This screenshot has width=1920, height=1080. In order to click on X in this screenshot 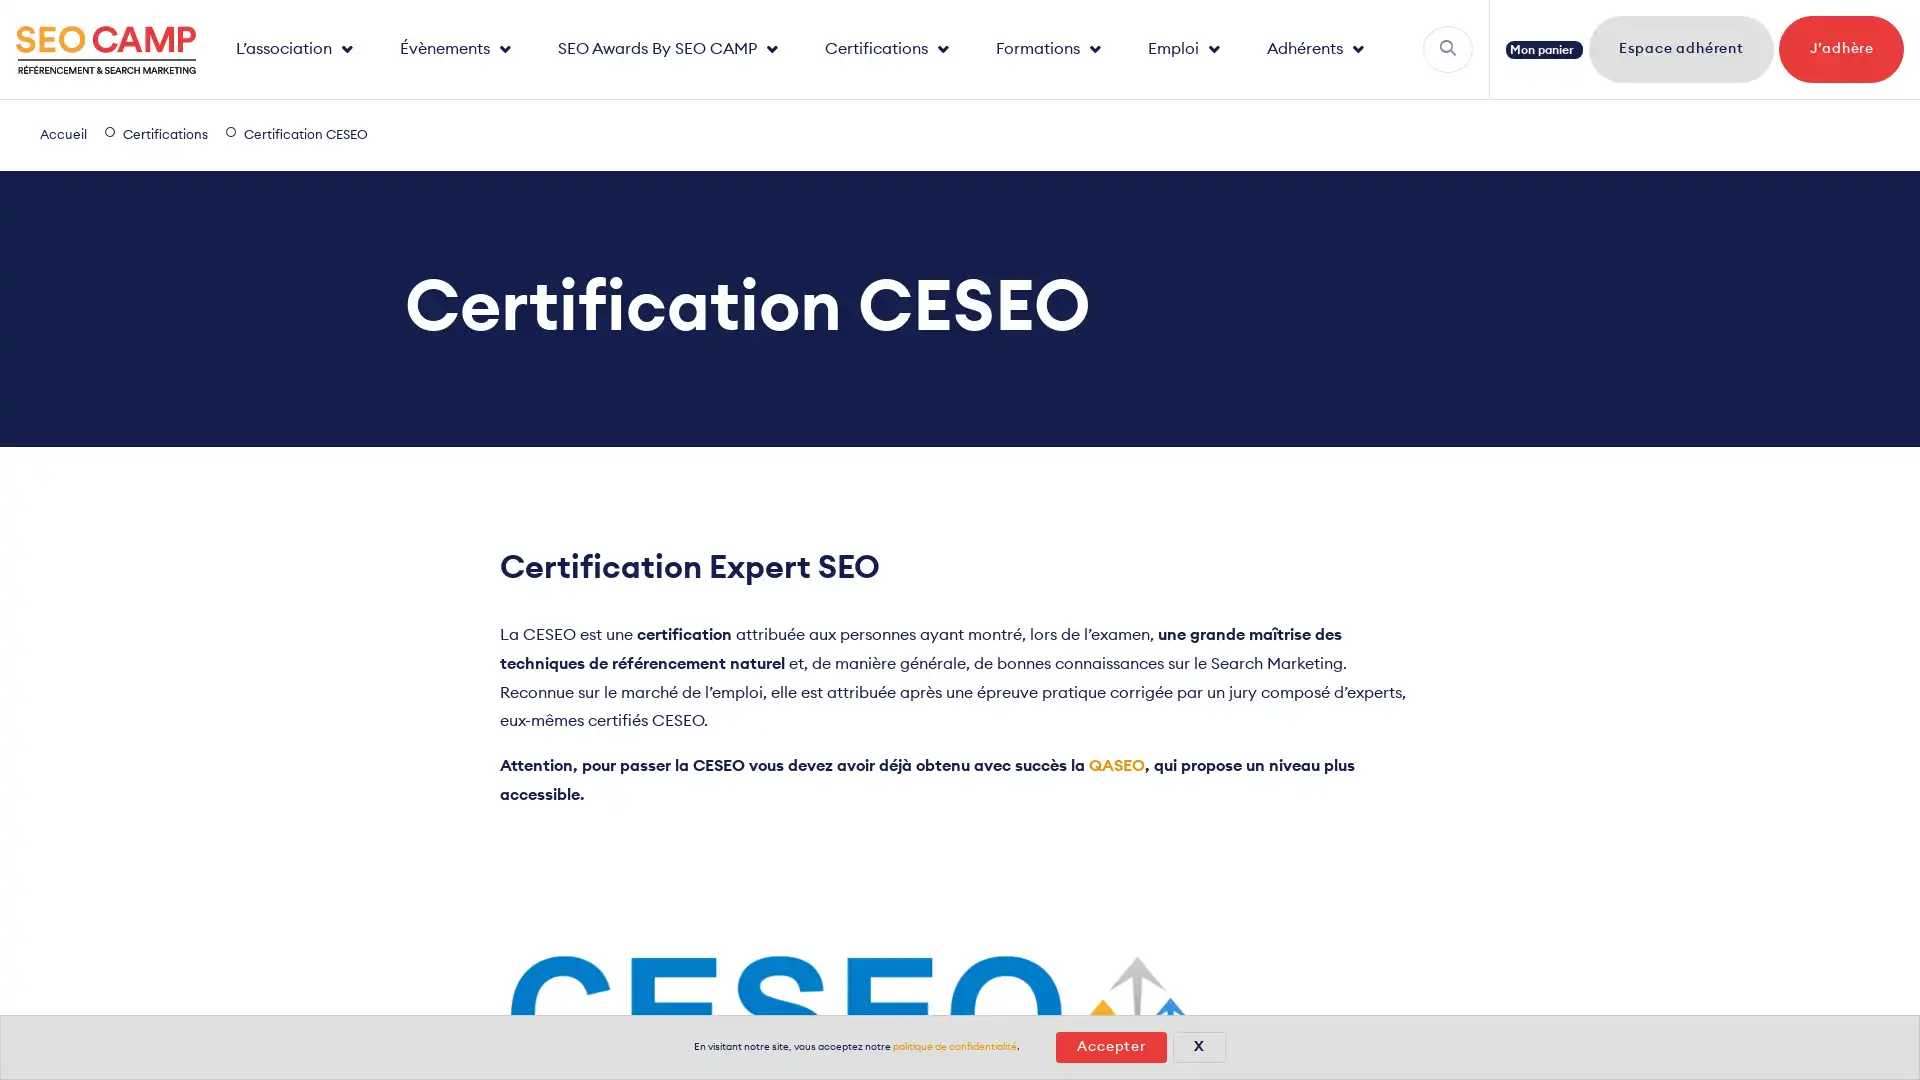, I will do `click(1198, 1046)`.